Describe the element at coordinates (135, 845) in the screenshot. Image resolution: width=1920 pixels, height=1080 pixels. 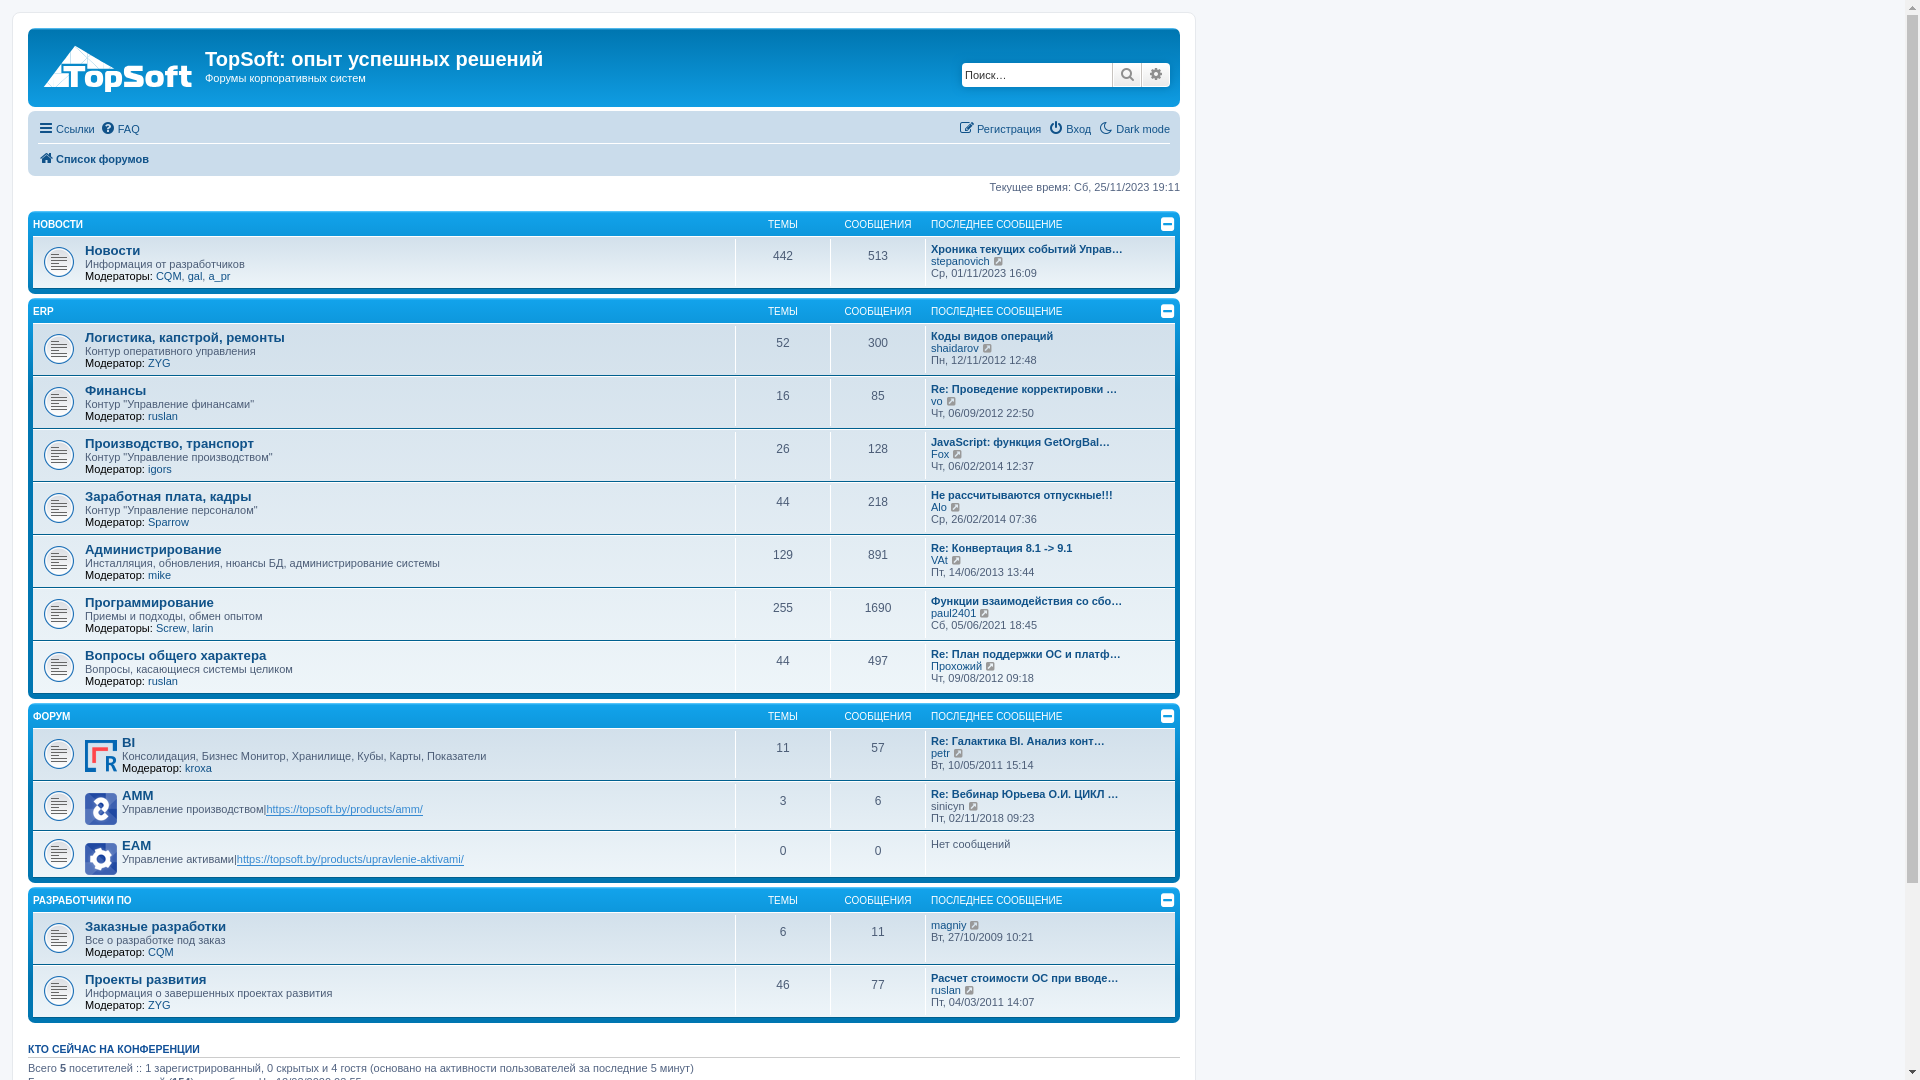
I see `'EAM'` at that location.